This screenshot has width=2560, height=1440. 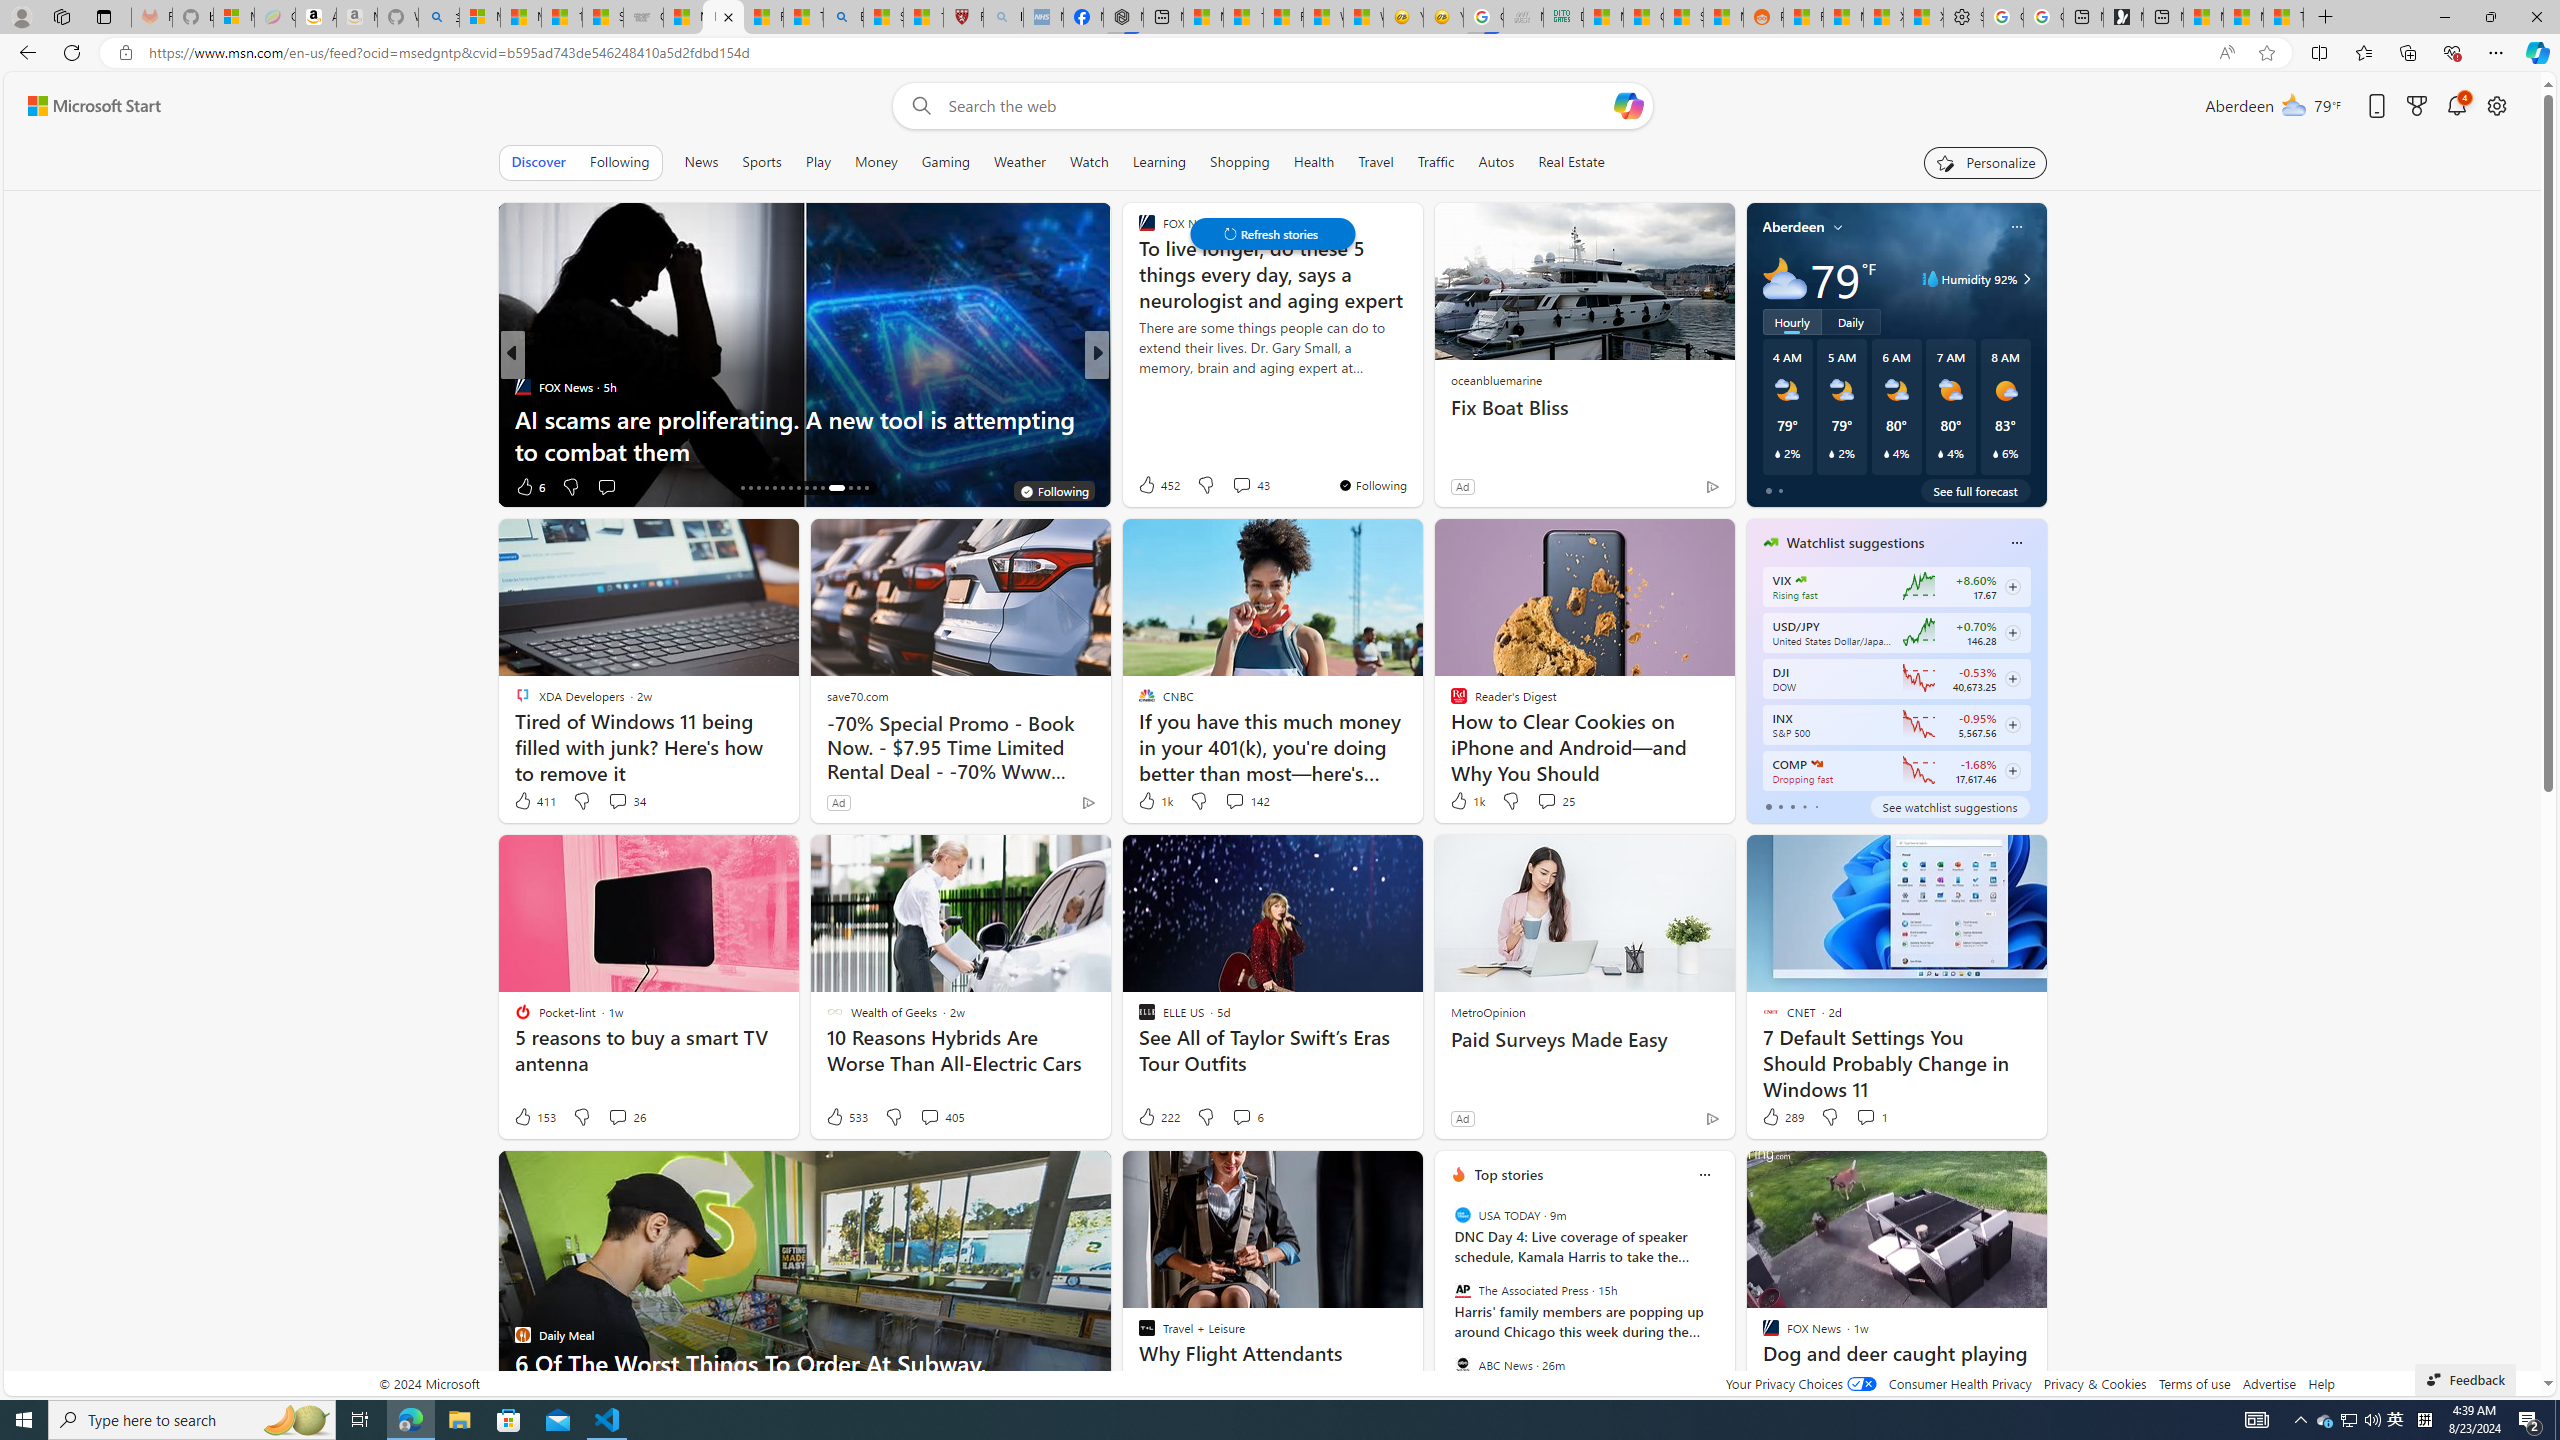 I want to click on 'View comments 7 Comment', so click(x=1240, y=486).